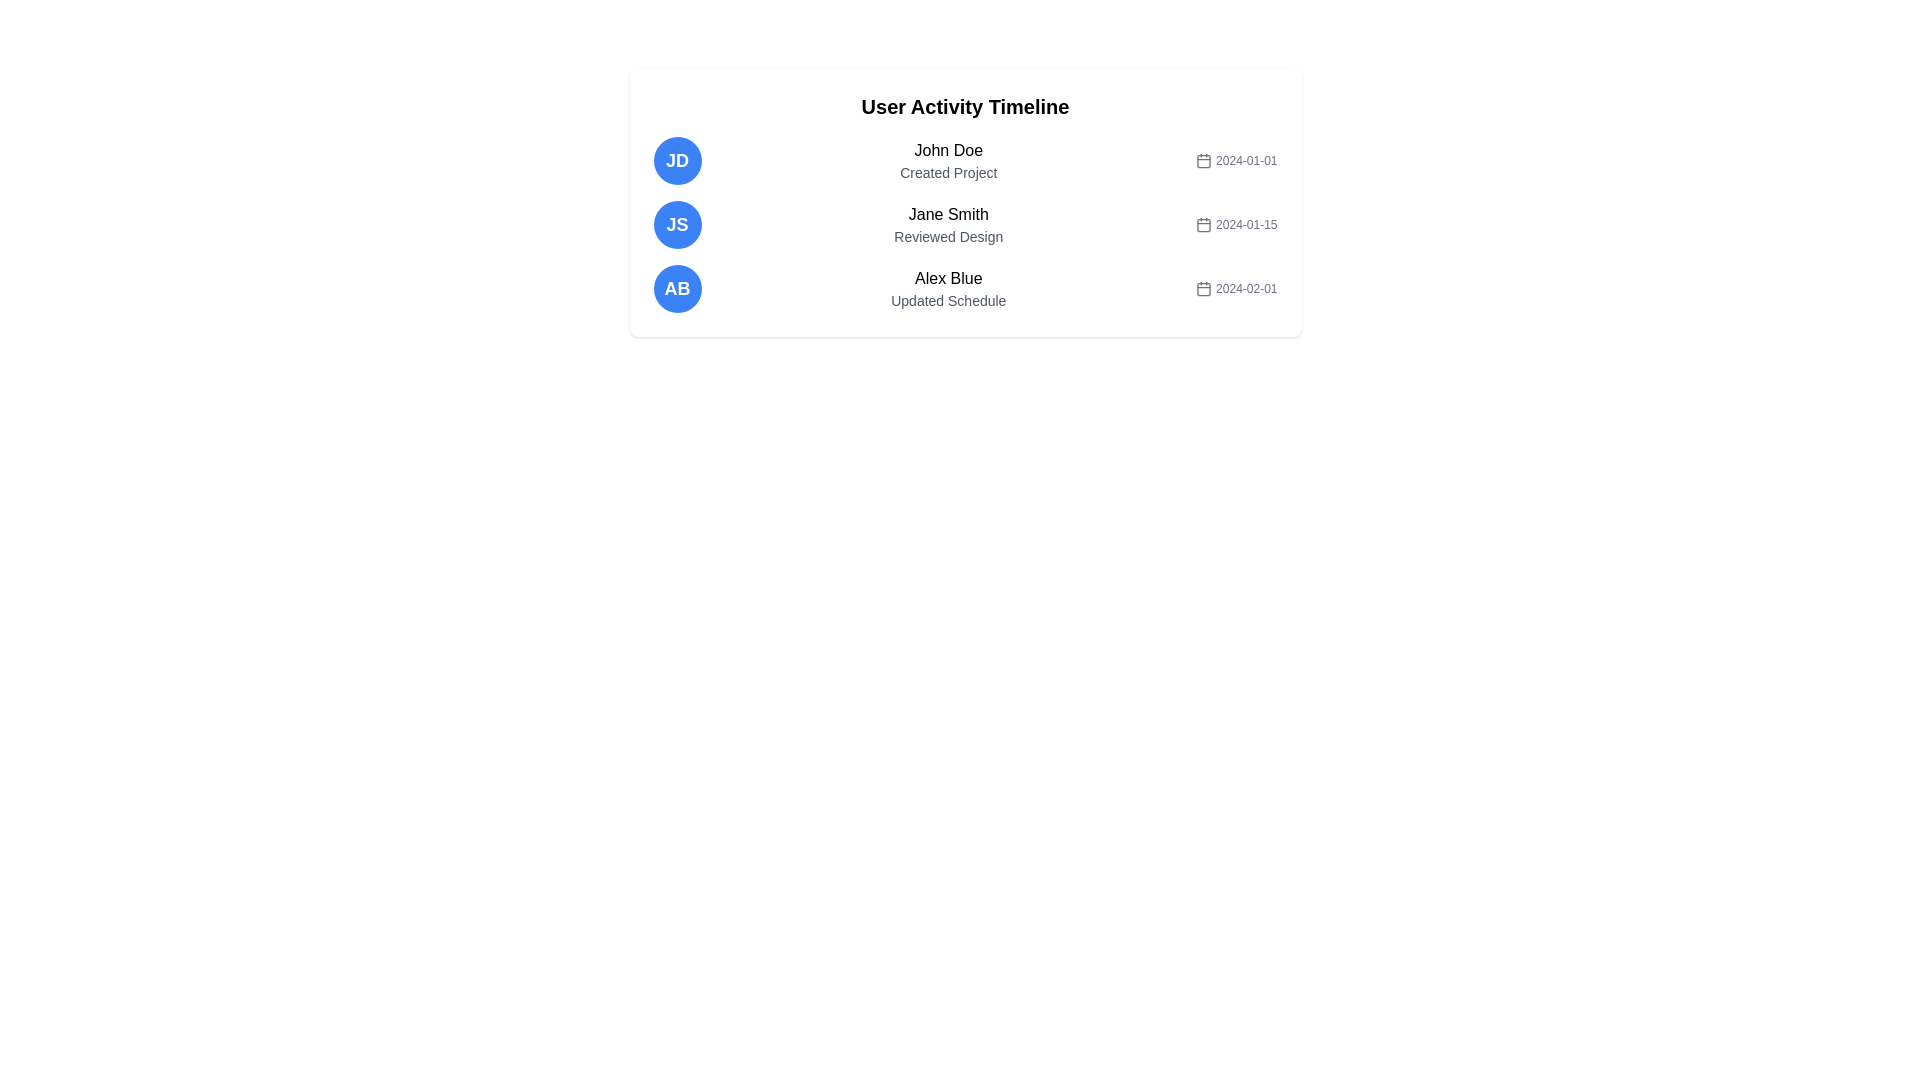 This screenshot has width=1920, height=1080. I want to click on details of the activity entry for 'Jane Smith' in the User Activity Timeline, which is the second list item in the sequence, so click(965, 224).